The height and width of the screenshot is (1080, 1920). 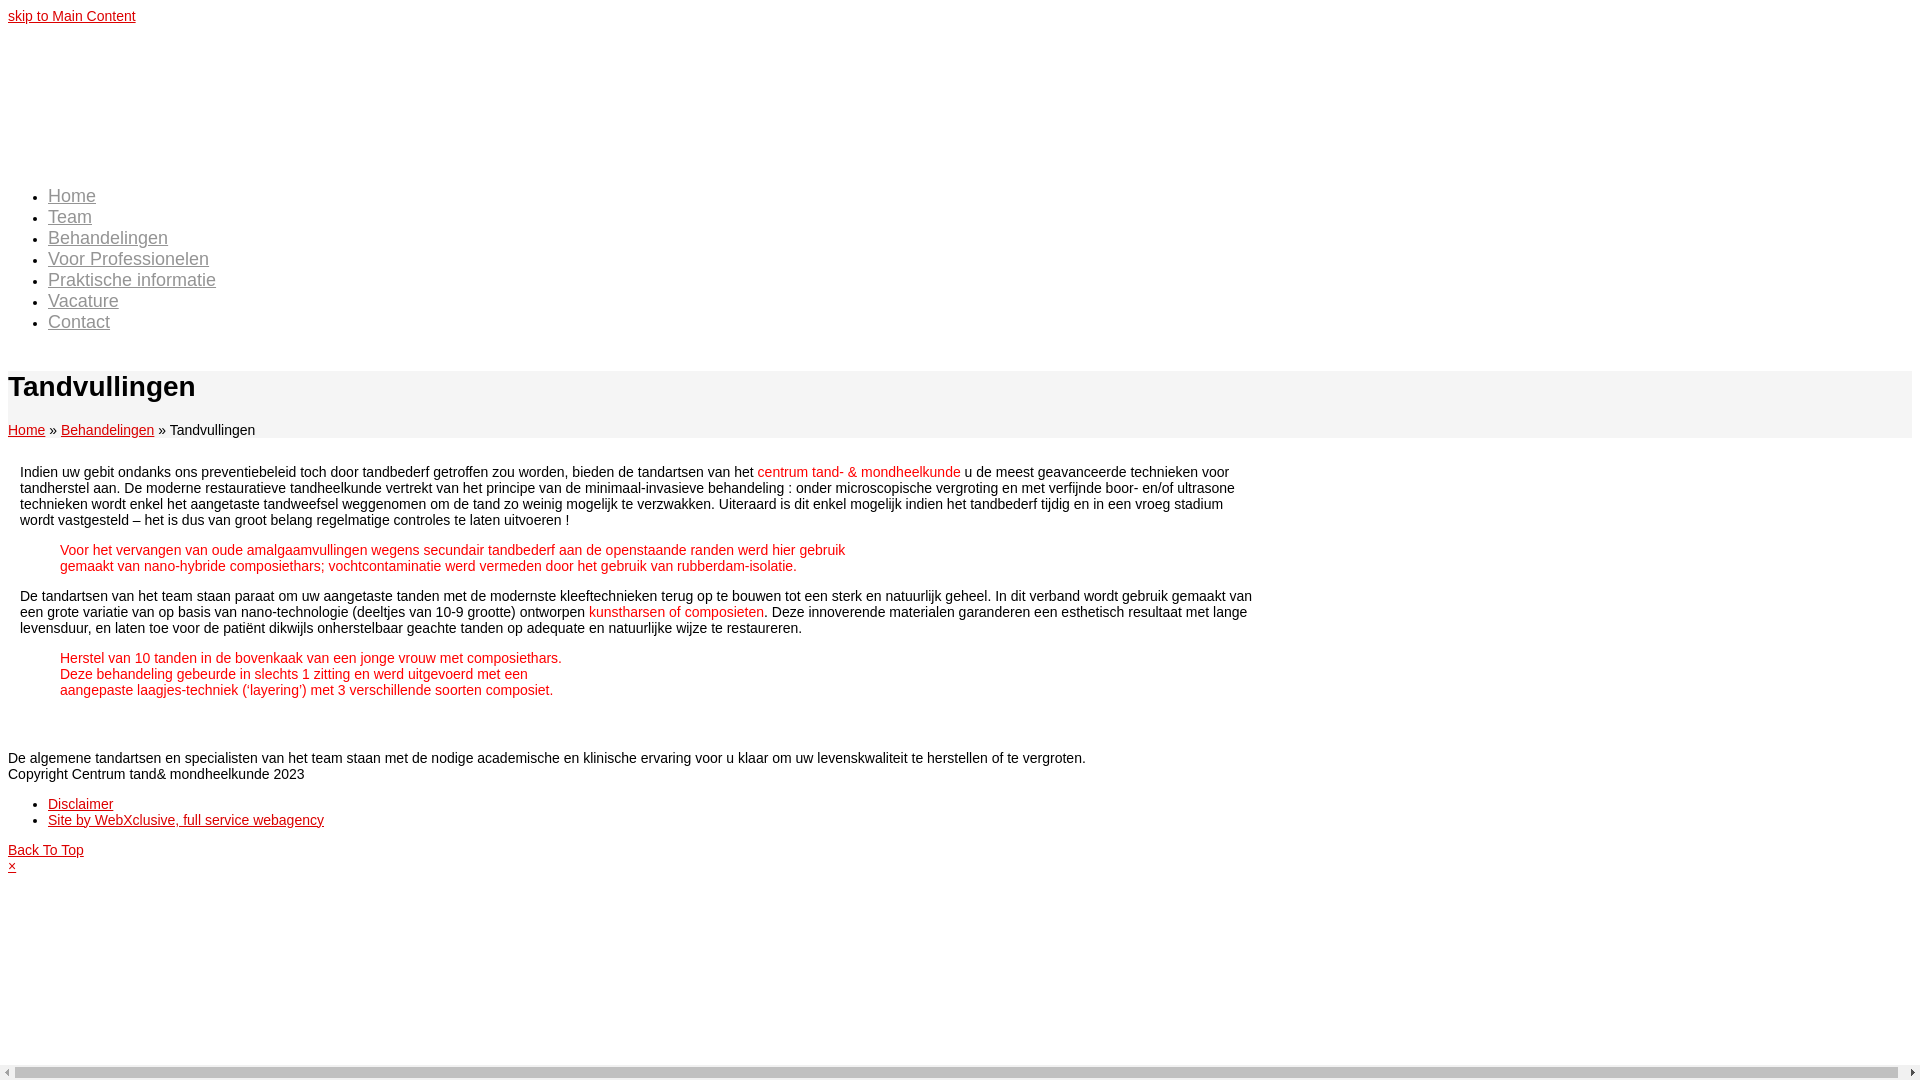 I want to click on 'Site by WebXclusive, full service webagency', so click(x=186, y=820).